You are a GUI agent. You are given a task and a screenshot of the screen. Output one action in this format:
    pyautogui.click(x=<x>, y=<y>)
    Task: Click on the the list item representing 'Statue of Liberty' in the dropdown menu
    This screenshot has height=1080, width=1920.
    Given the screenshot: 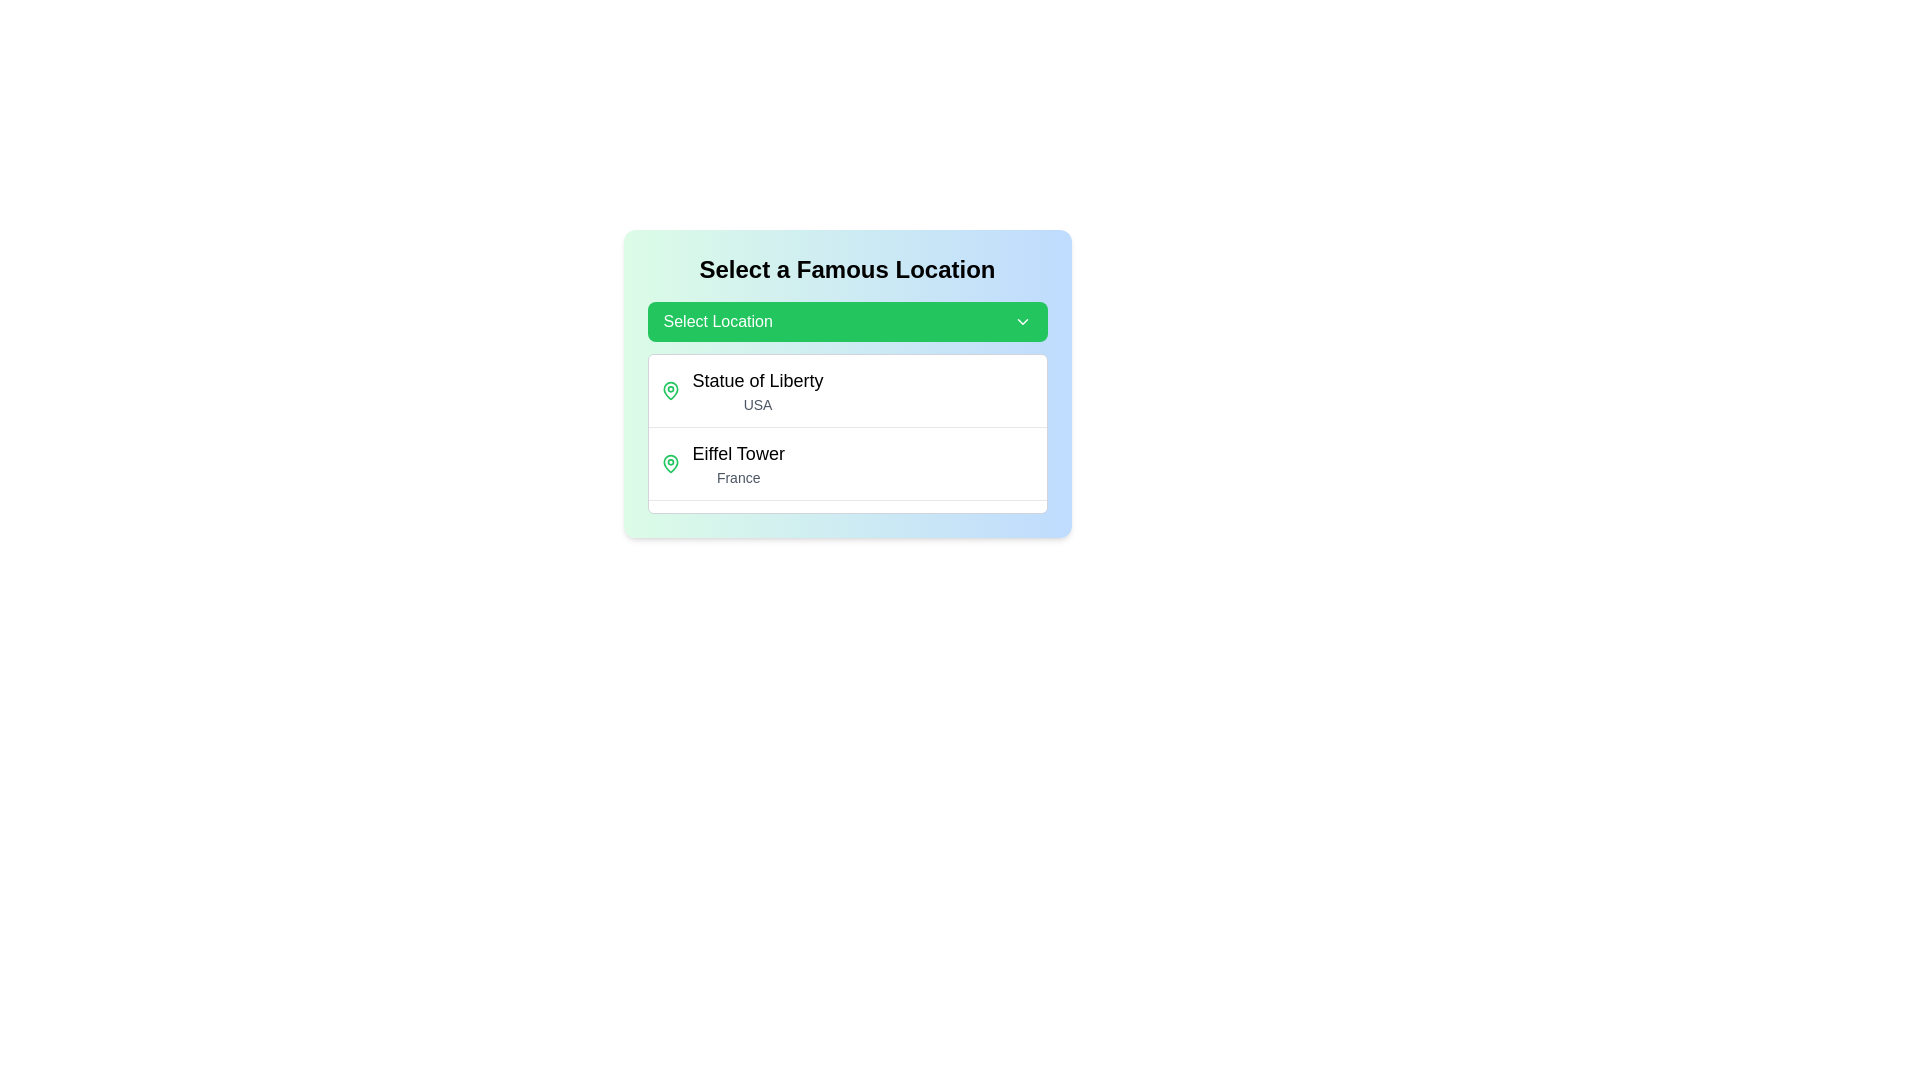 What is the action you would take?
    pyautogui.click(x=757, y=390)
    